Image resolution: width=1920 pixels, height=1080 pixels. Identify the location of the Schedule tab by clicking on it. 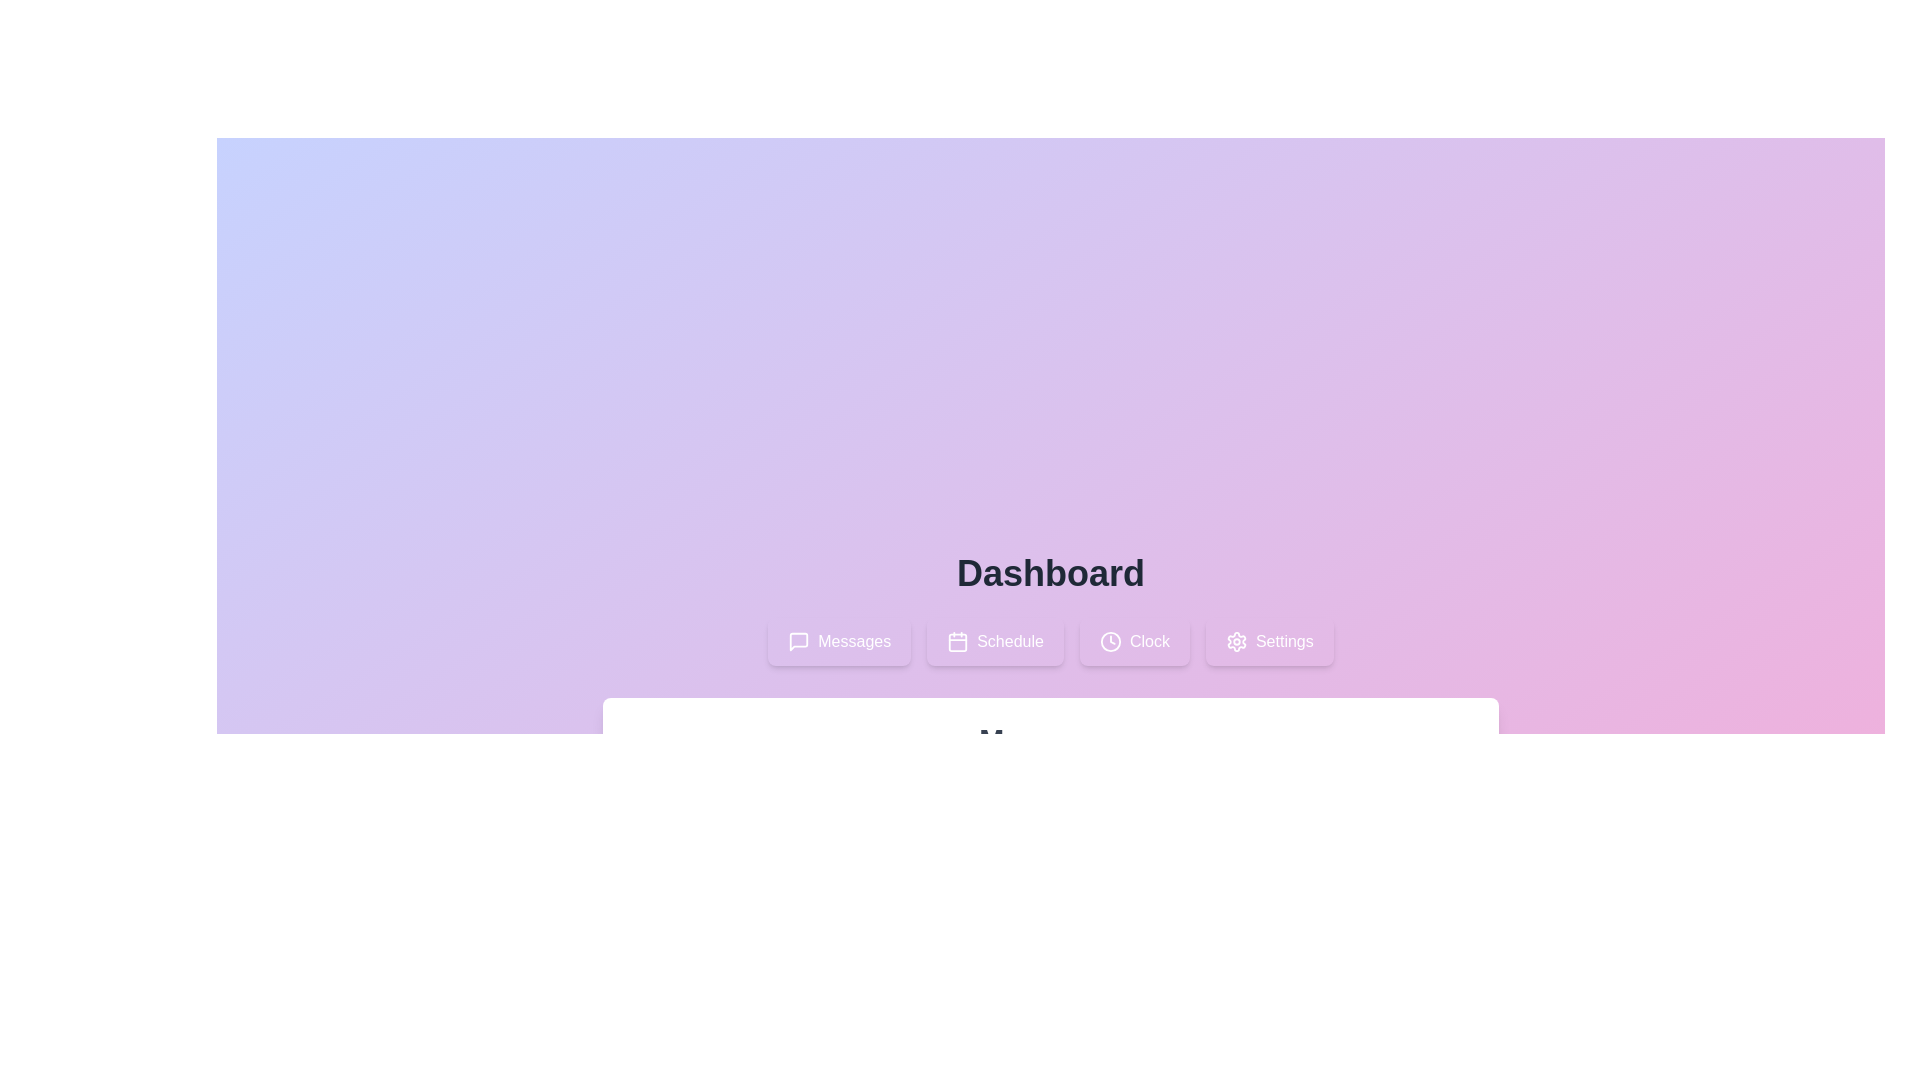
(995, 641).